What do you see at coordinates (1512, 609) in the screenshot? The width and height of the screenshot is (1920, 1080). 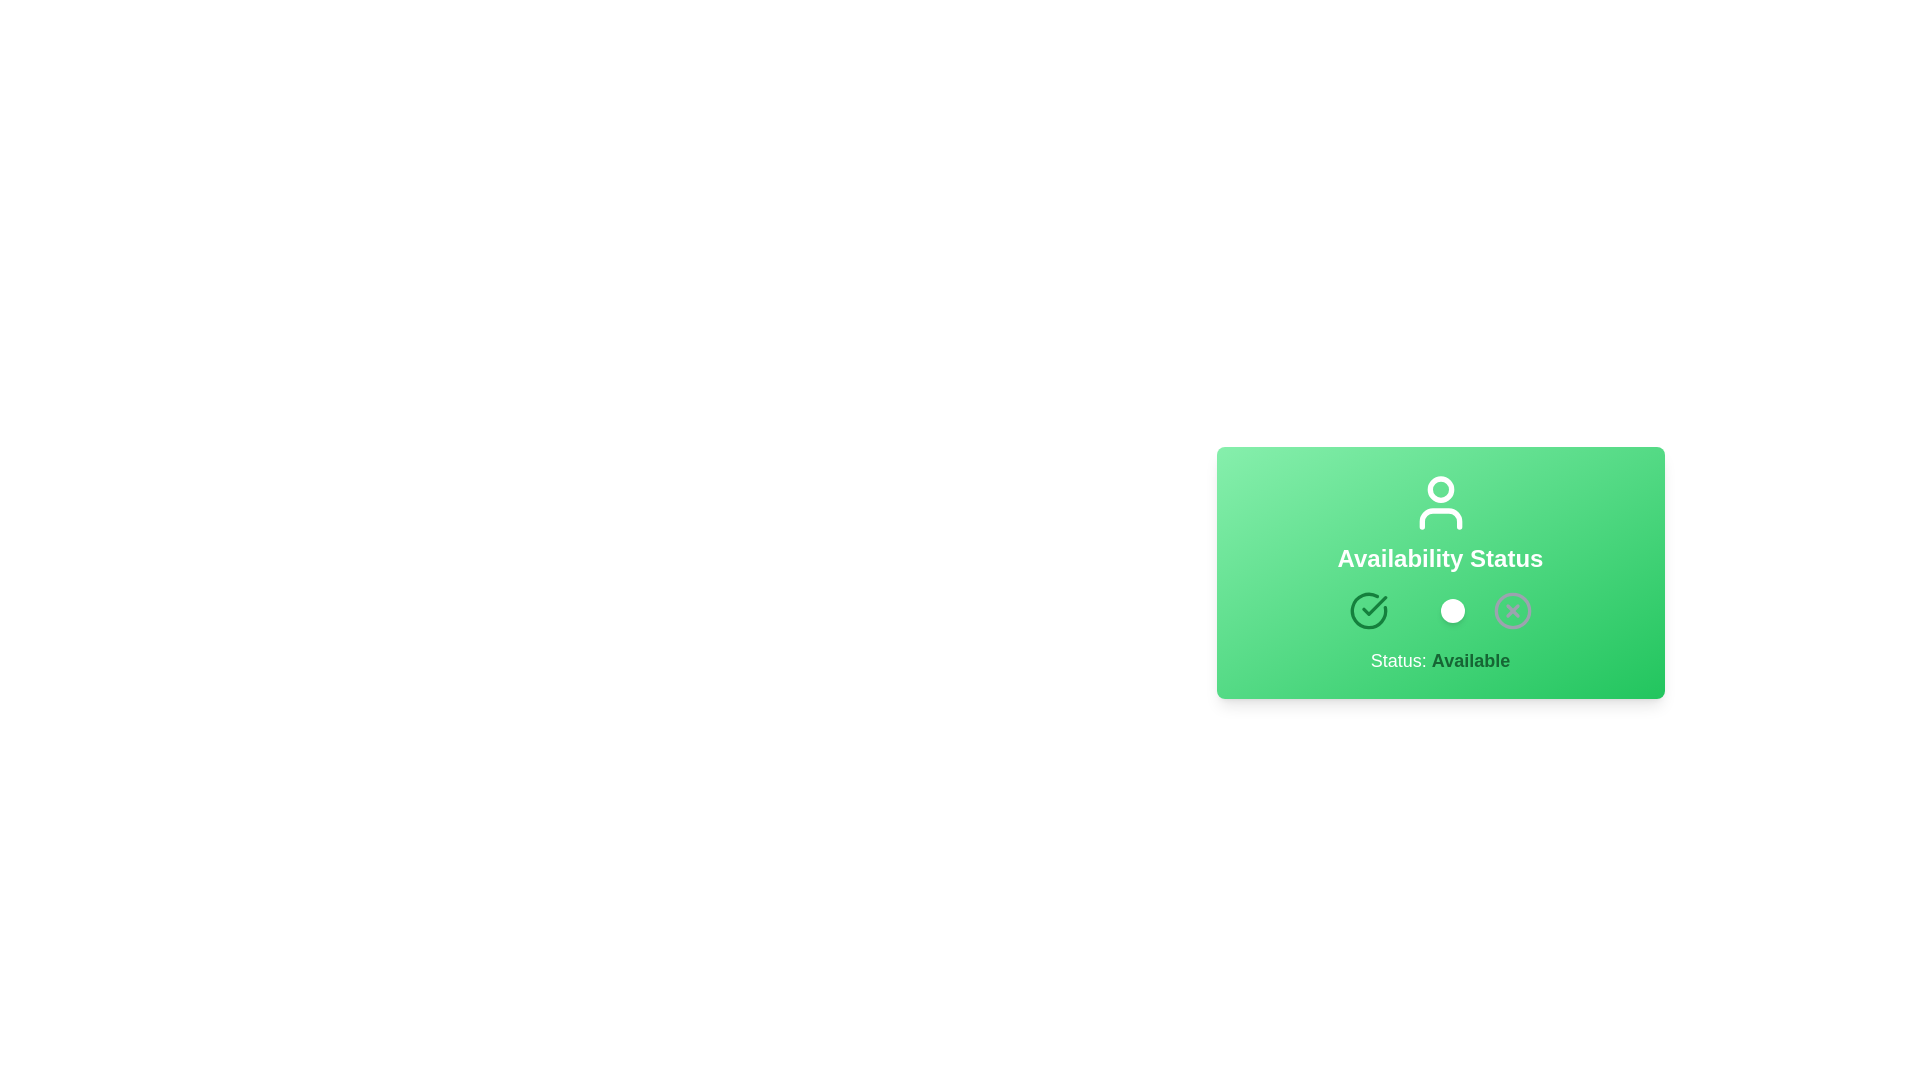 I see `the interactive icon/button in the lower-right corner of the green card labeled 'Availability Status', which represents an 'unavailable' or 'error' state` at bounding box center [1512, 609].